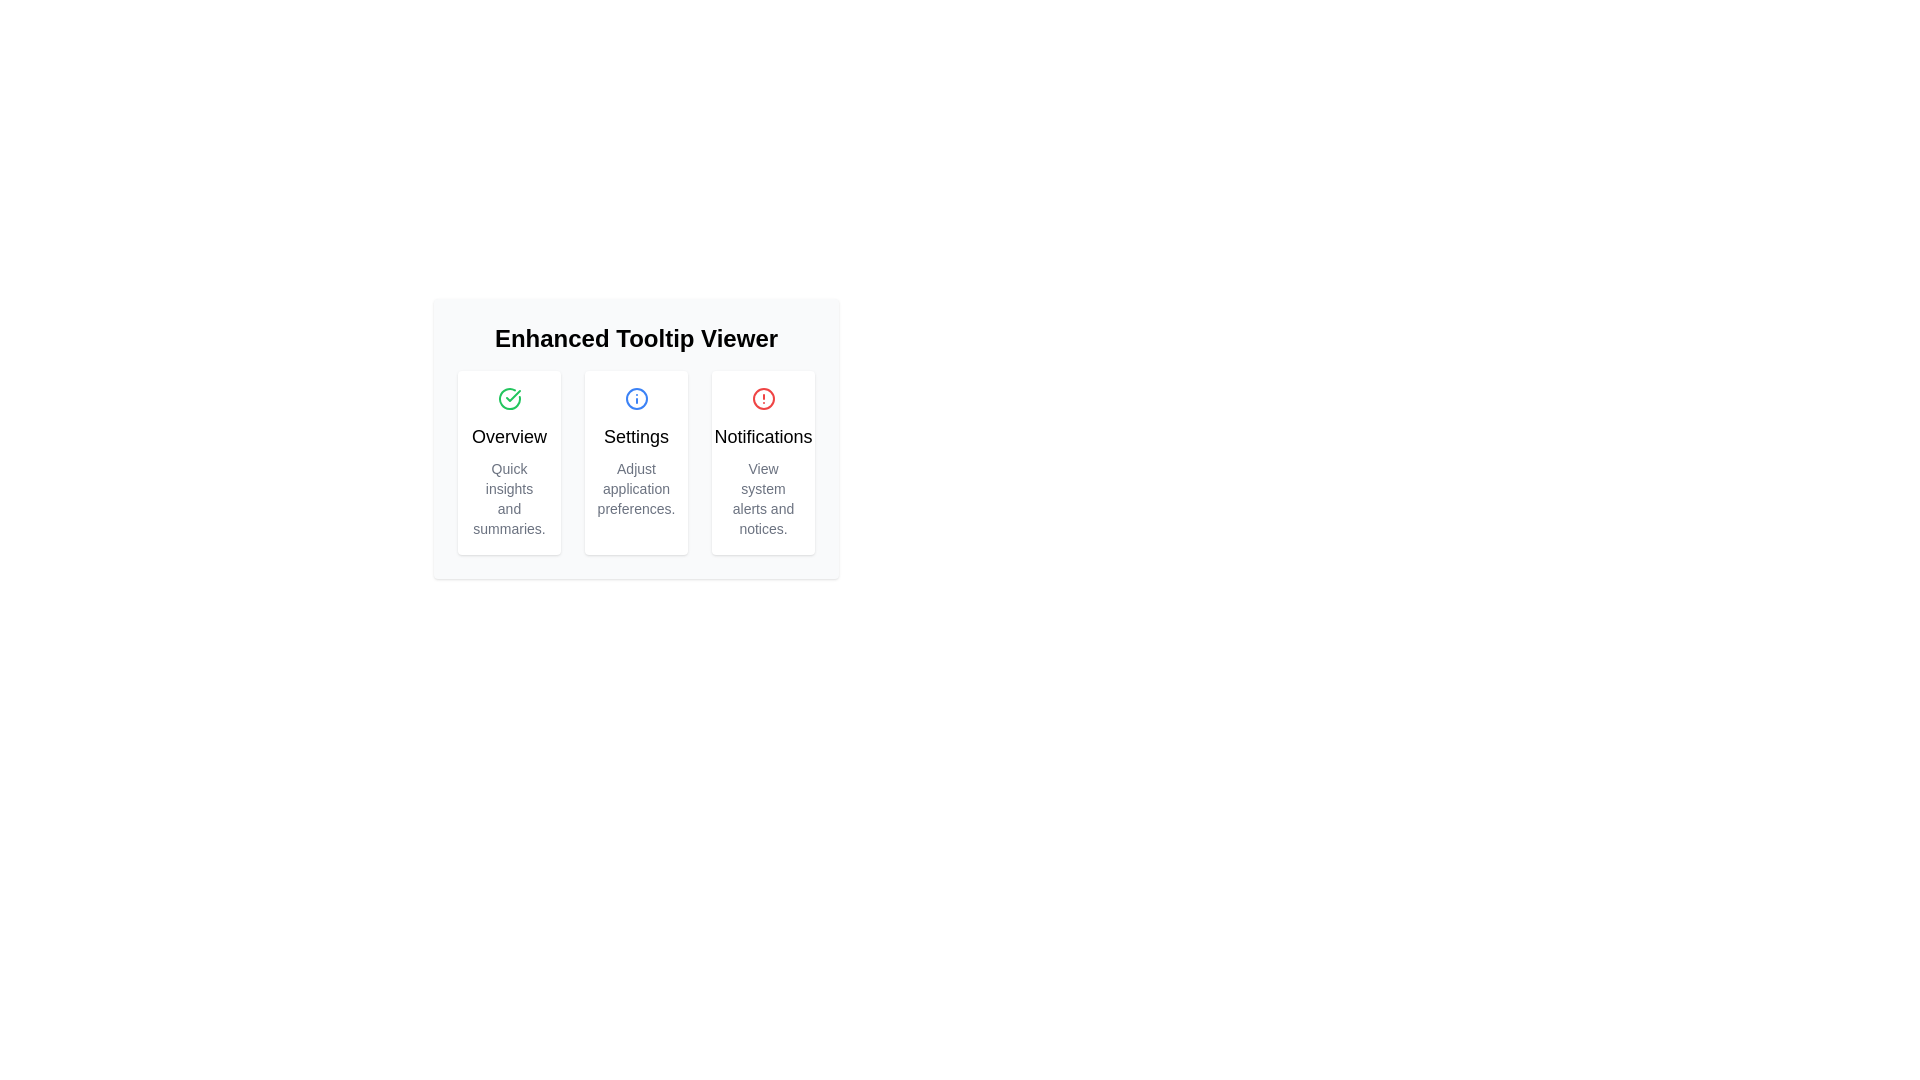  What do you see at coordinates (509, 497) in the screenshot?
I see `text label located at the bottom of the 'Overview' card, which provides a brief description or summary` at bounding box center [509, 497].